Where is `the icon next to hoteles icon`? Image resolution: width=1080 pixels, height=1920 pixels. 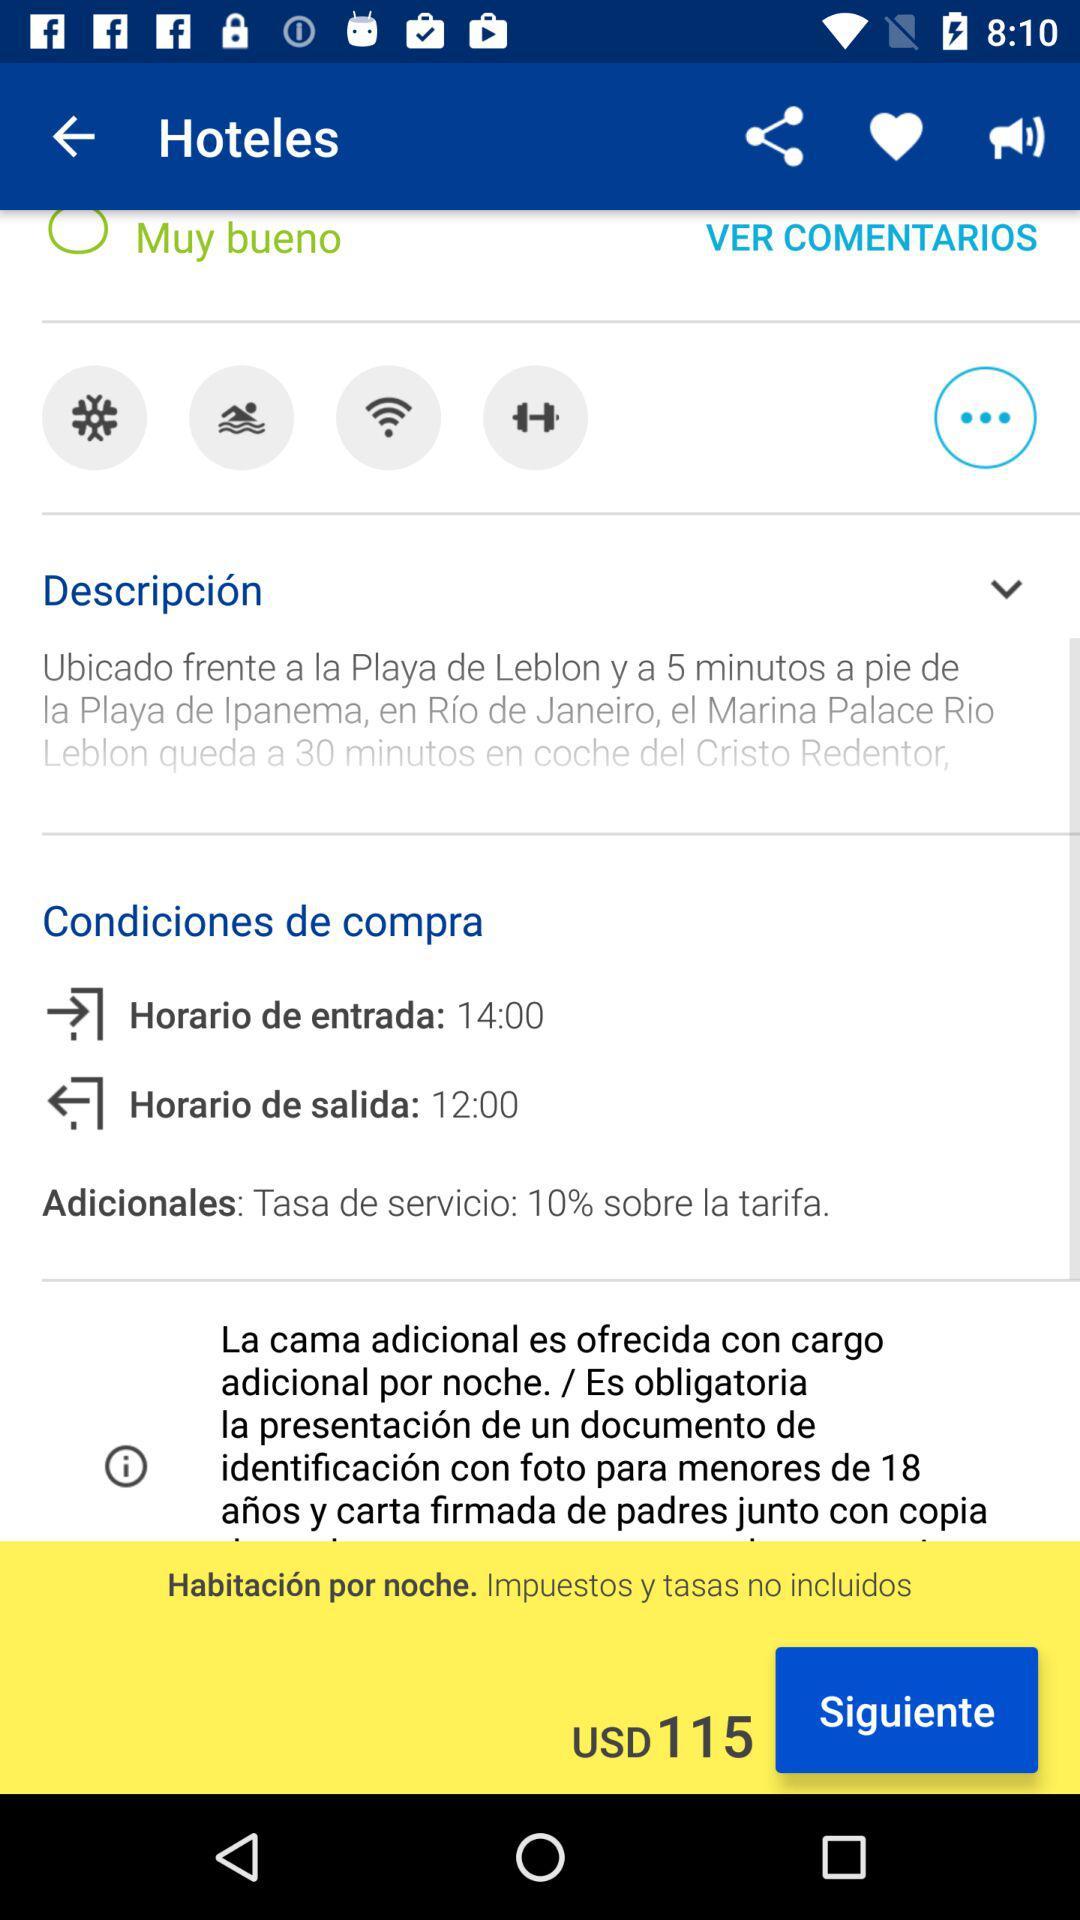 the icon next to hoteles icon is located at coordinates (72, 135).